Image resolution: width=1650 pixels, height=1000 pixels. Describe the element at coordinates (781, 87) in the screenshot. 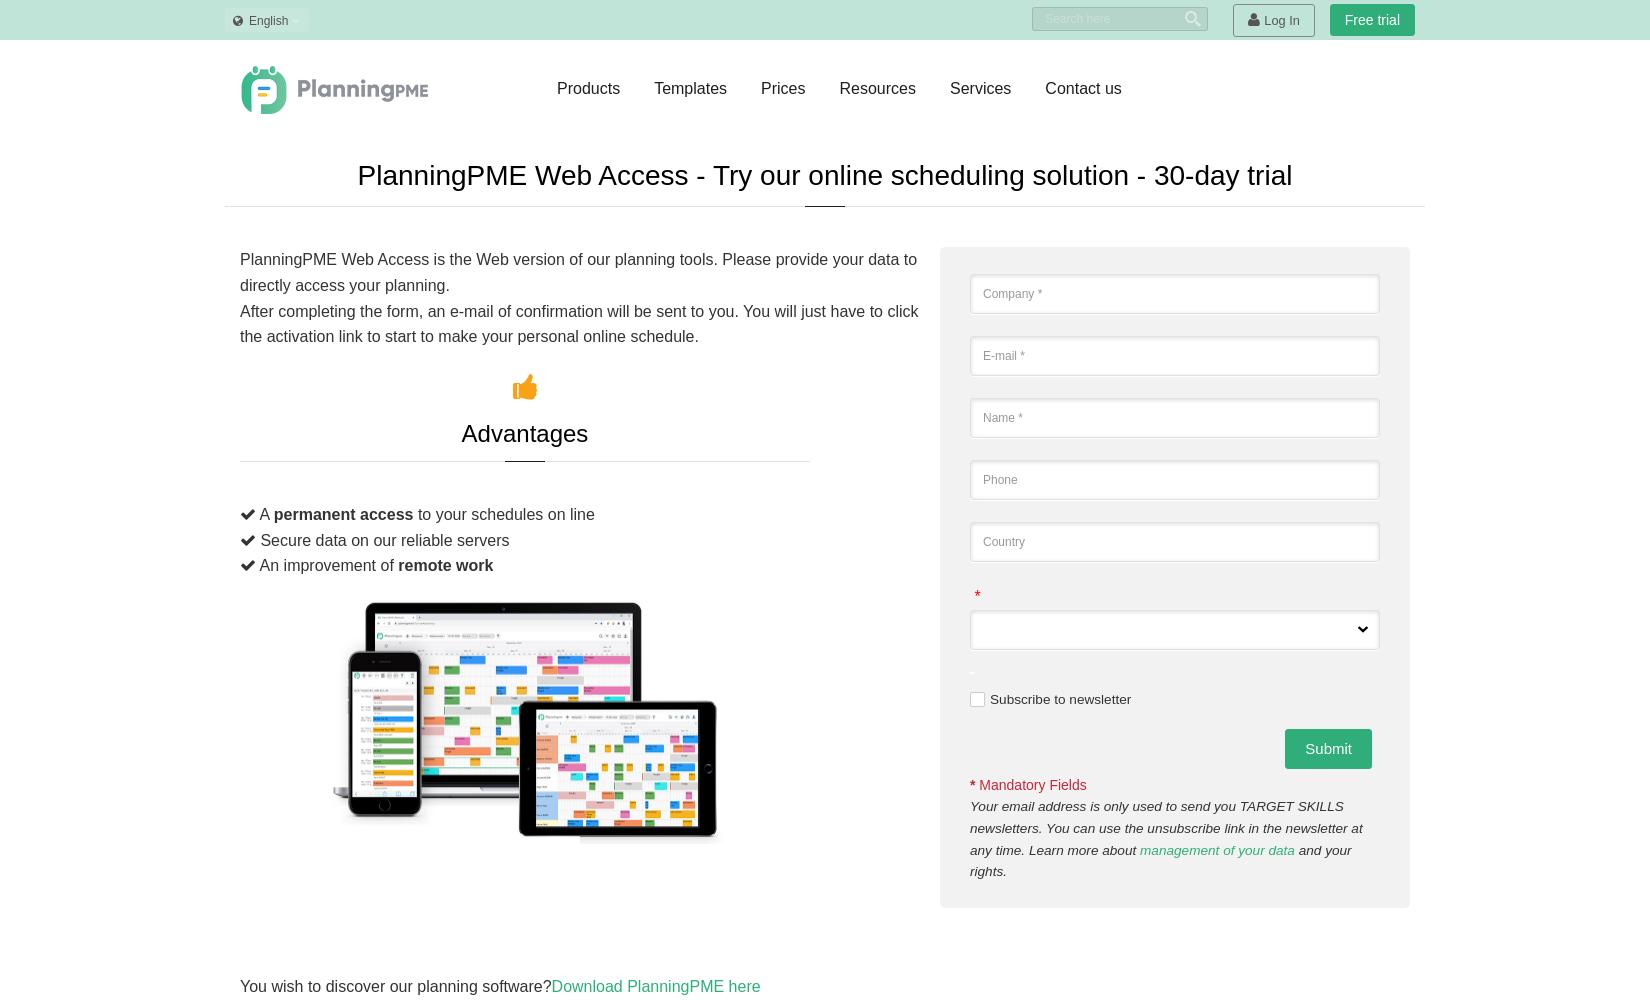

I see `'Prices'` at that location.